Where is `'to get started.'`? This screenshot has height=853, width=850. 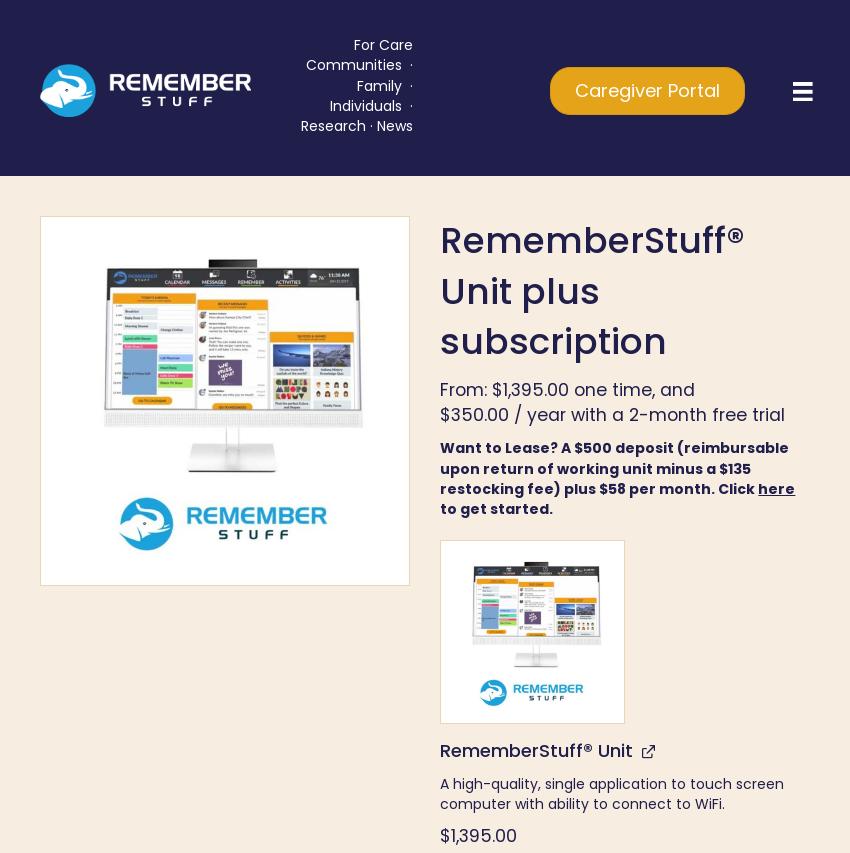
'to get started.' is located at coordinates (498, 508).